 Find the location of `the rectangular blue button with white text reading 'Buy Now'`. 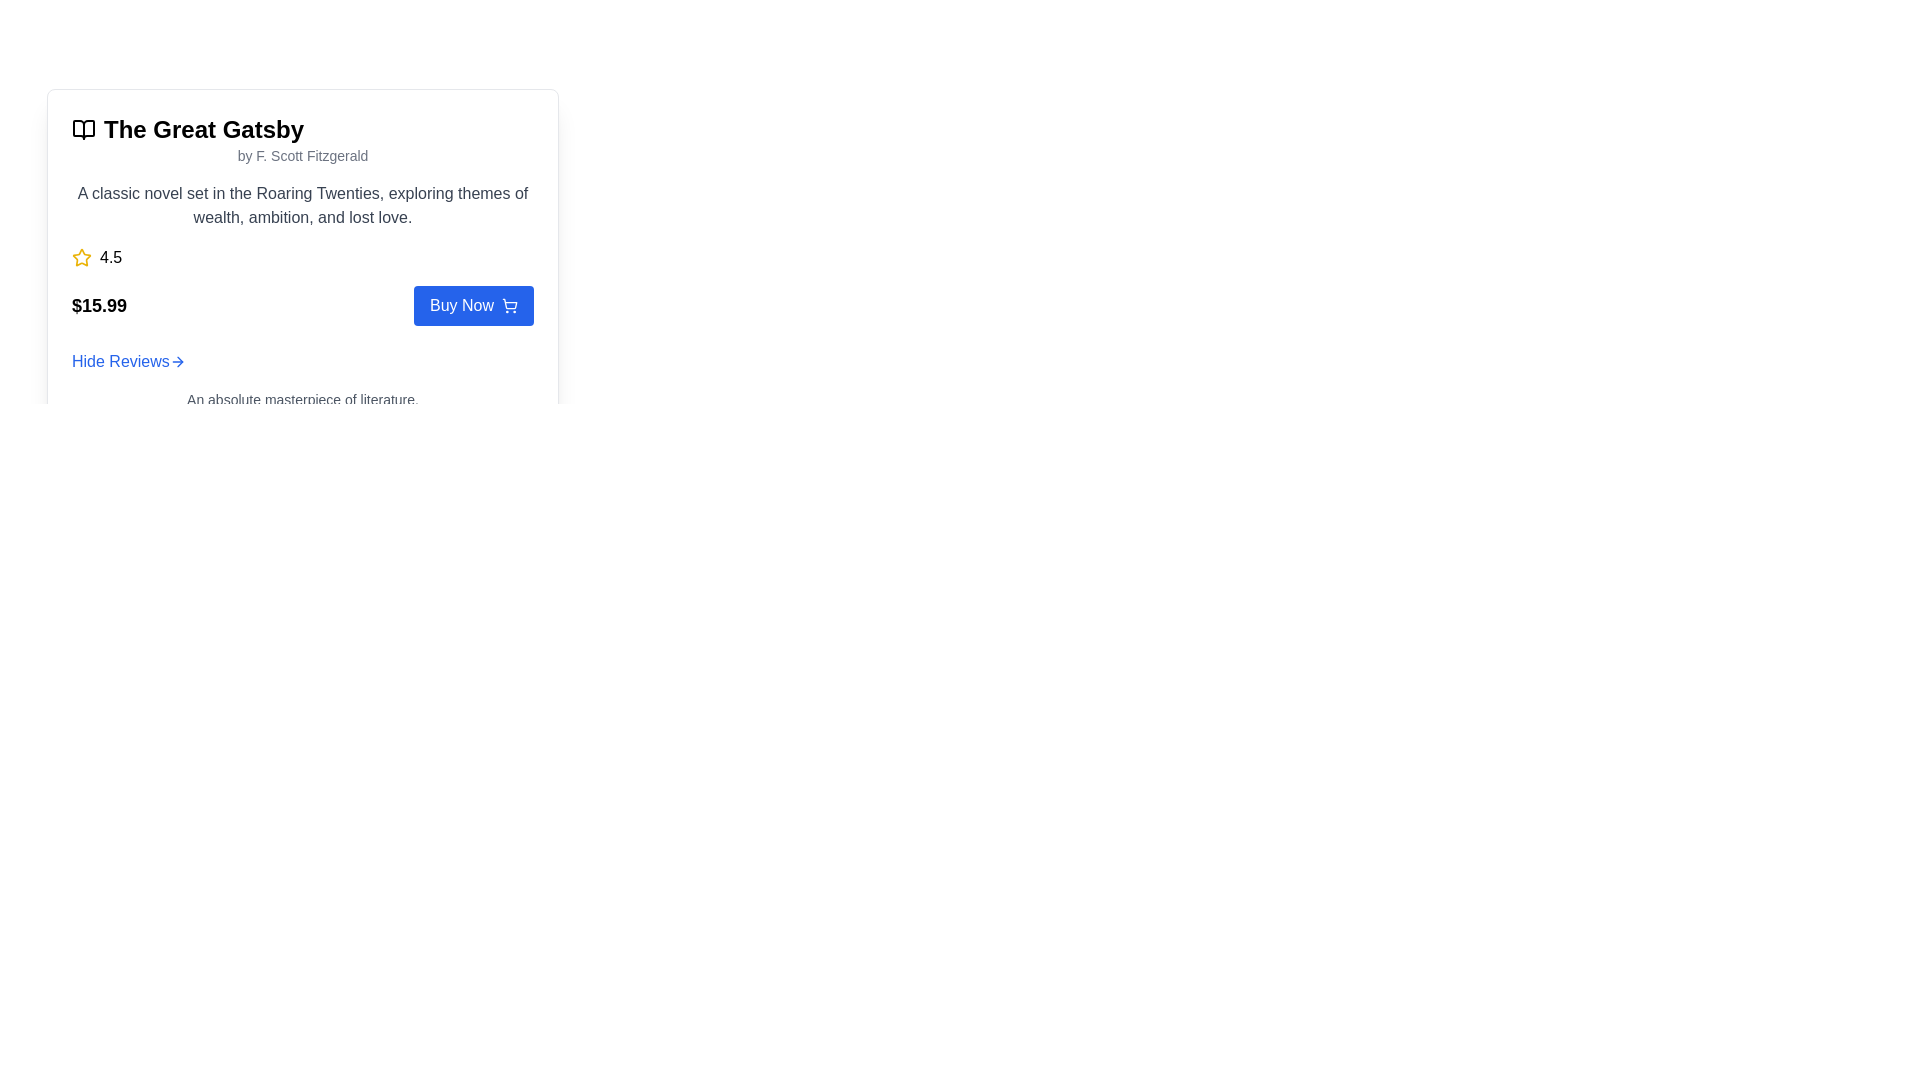

the rectangular blue button with white text reading 'Buy Now' is located at coordinates (473, 305).